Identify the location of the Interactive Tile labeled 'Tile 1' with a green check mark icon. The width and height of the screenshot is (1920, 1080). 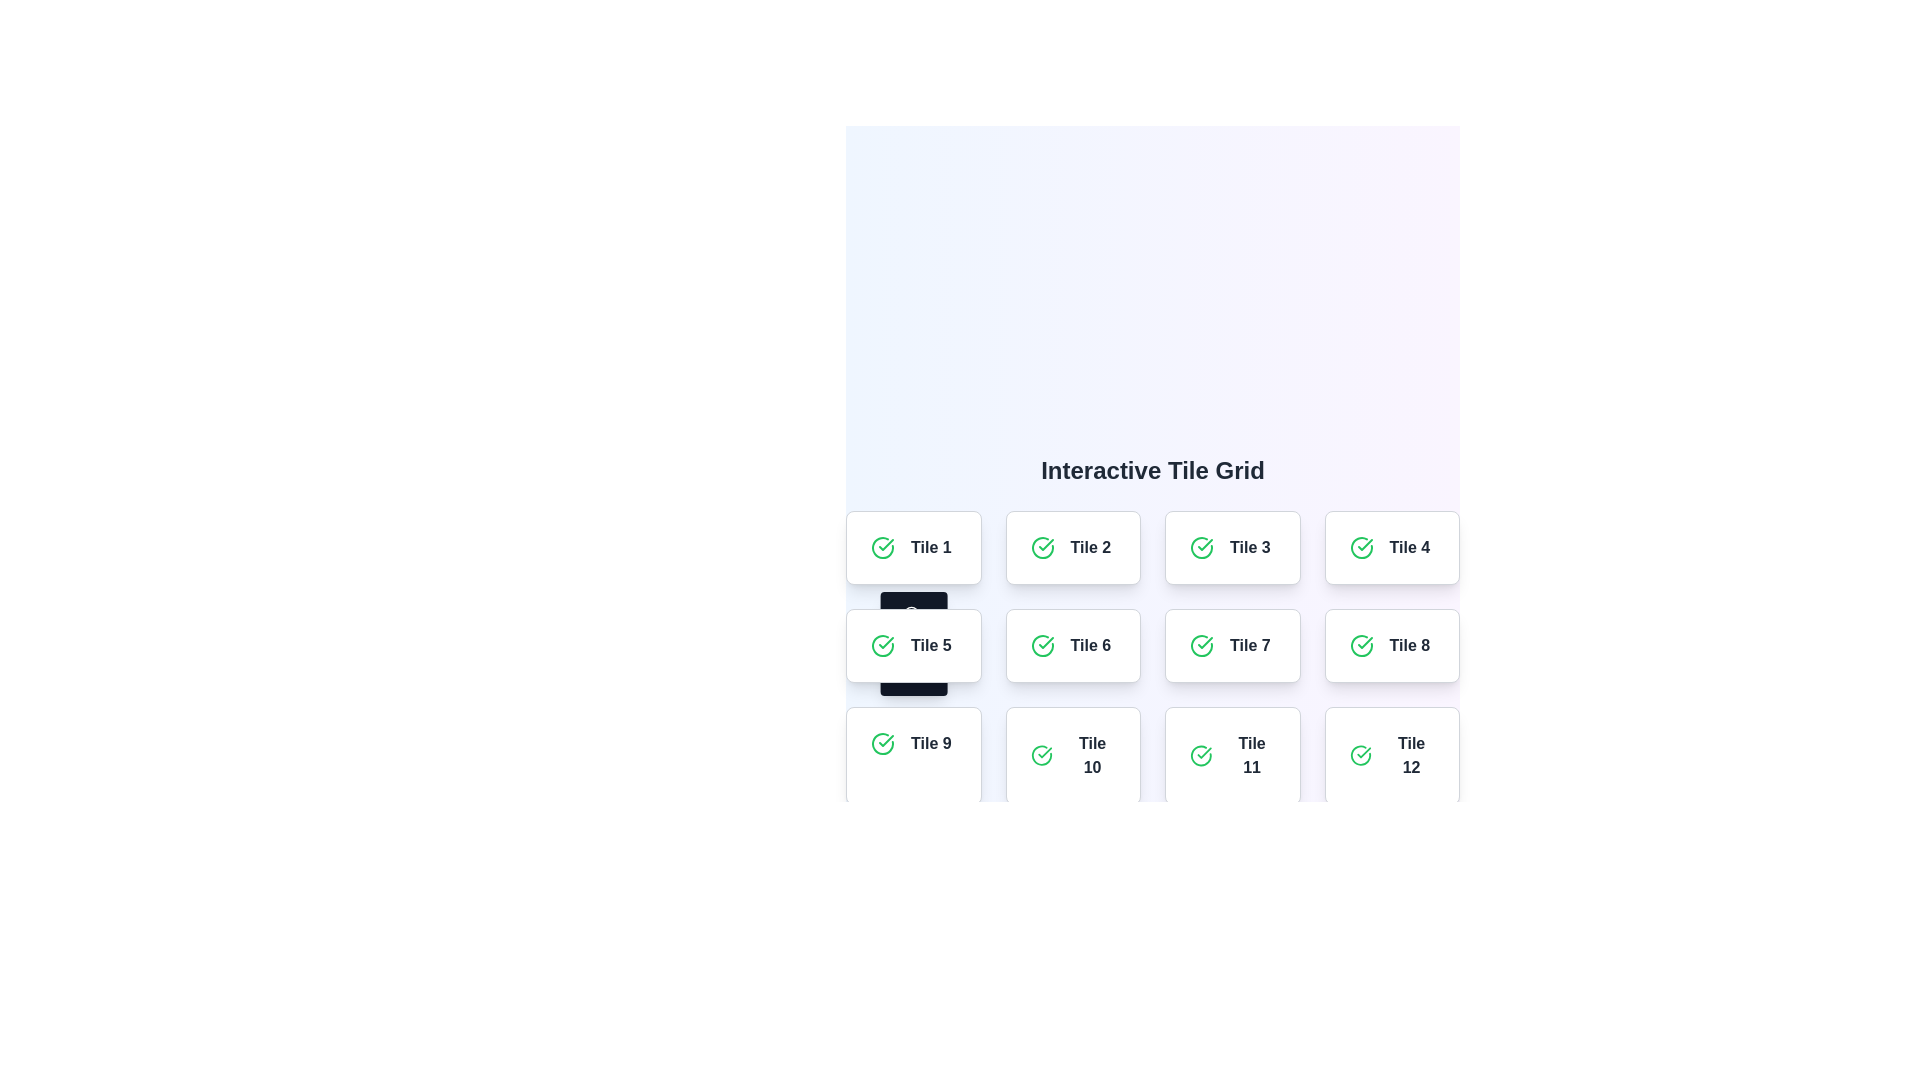
(912, 547).